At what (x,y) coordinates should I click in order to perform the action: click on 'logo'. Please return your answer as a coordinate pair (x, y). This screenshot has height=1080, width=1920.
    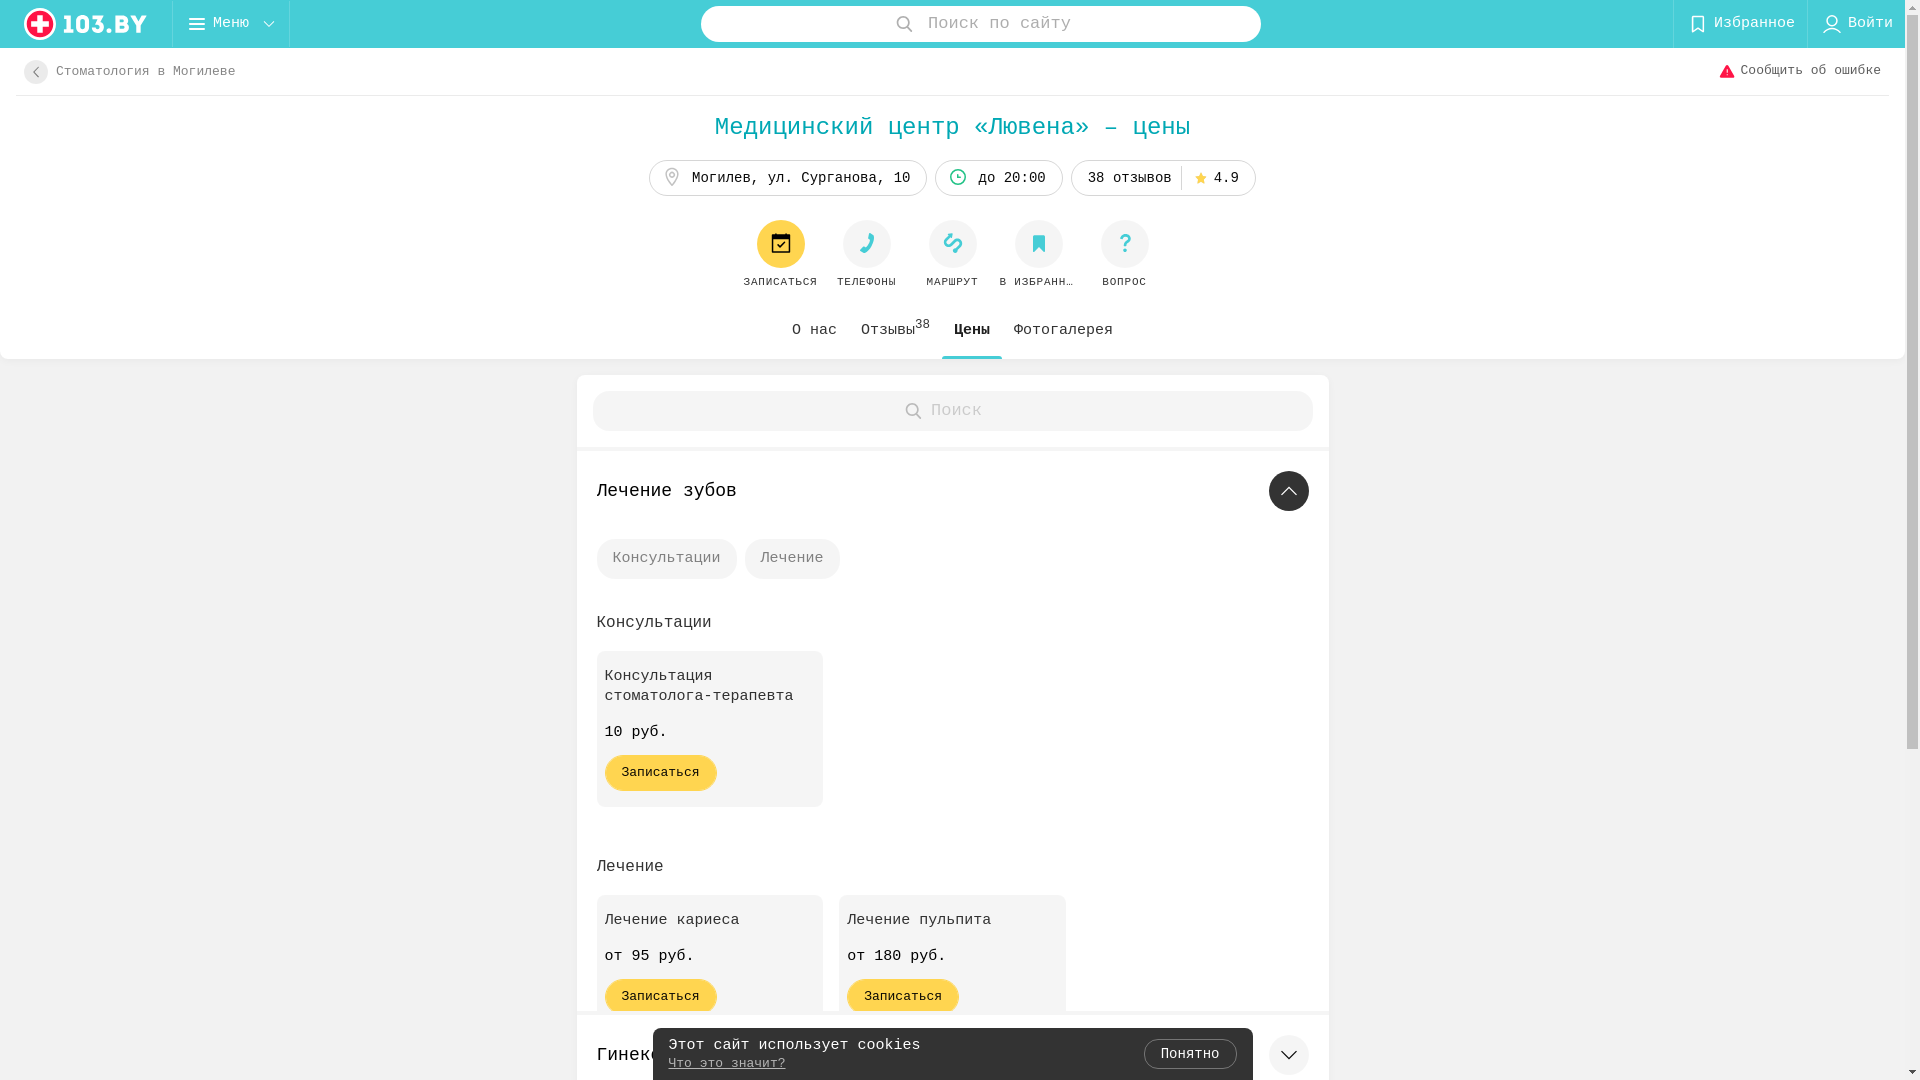
    Looking at the image, I should click on (85, 23).